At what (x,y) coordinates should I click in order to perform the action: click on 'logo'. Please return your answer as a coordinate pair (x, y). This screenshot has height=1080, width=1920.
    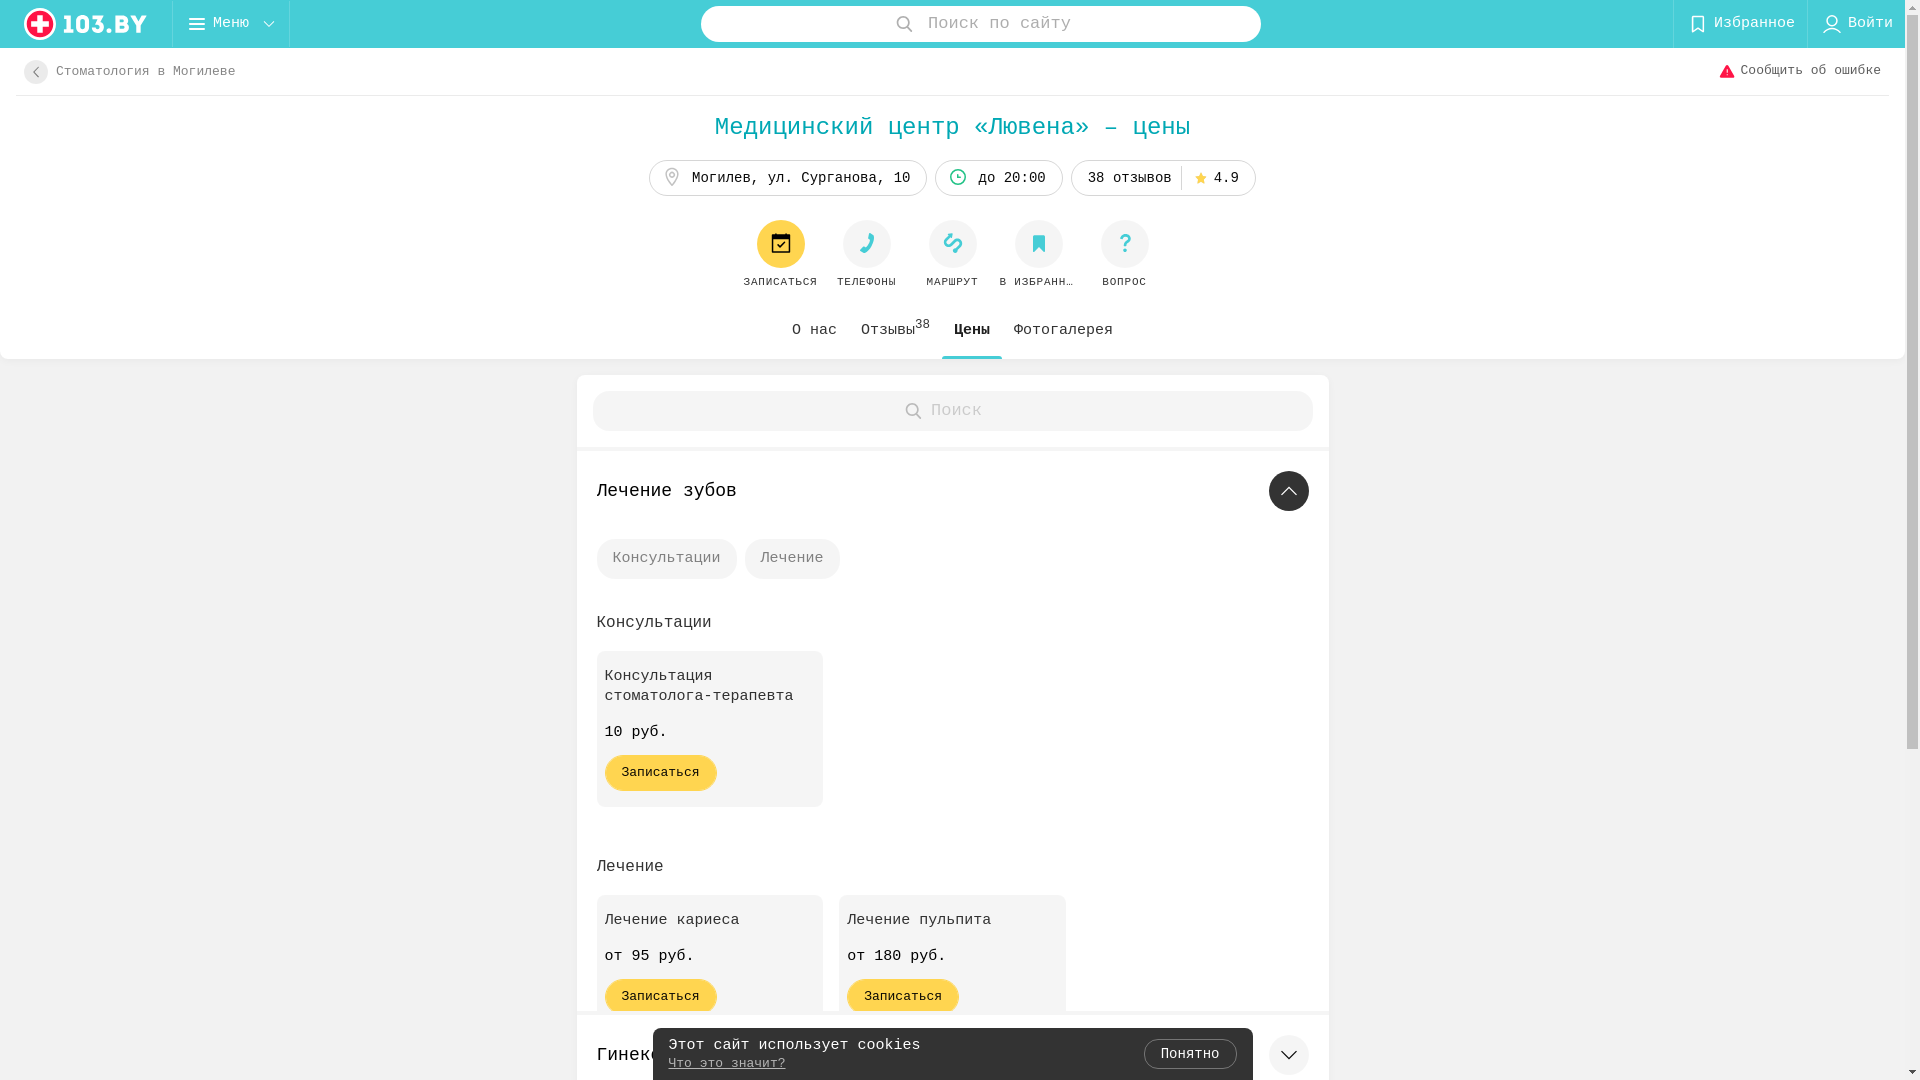
    Looking at the image, I should click on (85, 23).